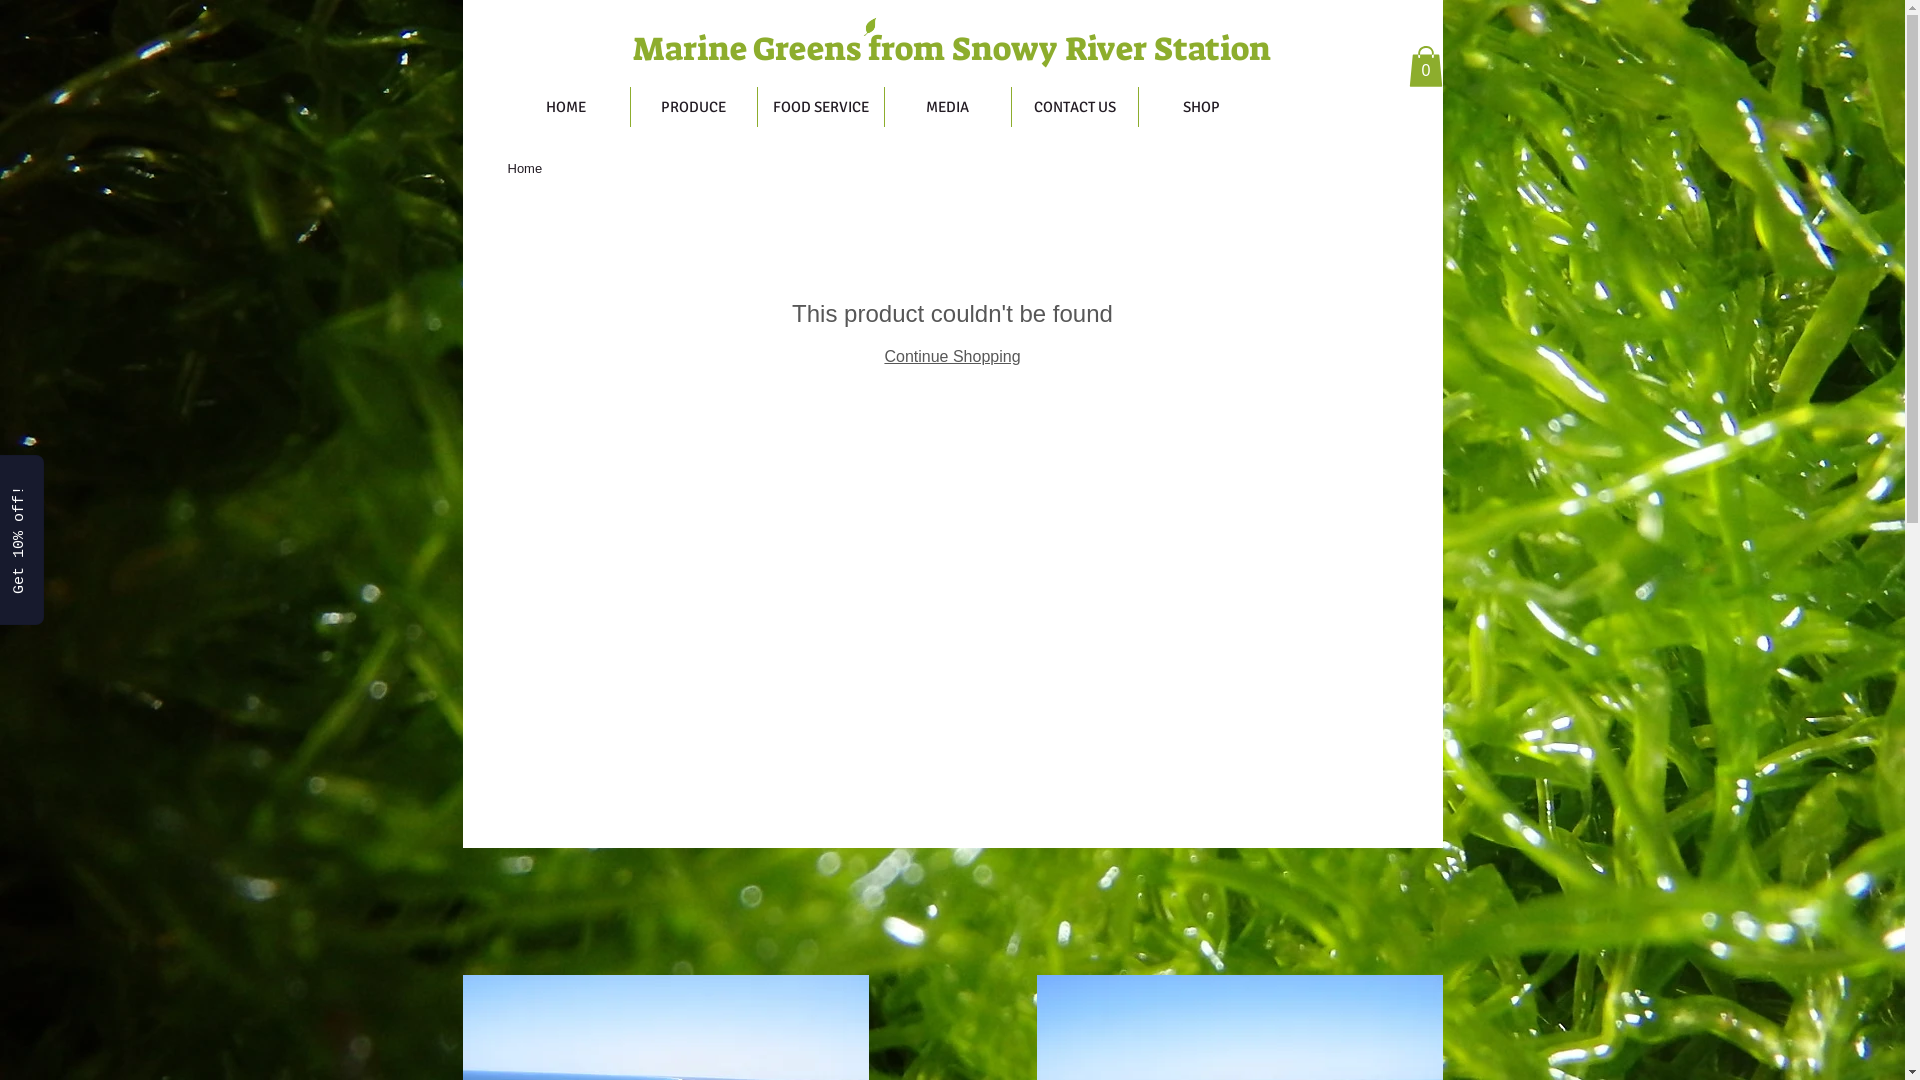 The width and height of the screenshot is (1920, 1080). Describe the element at coordinates (757, 107) in the screenshot. I see `'FOOD SERVICE'` at that location.